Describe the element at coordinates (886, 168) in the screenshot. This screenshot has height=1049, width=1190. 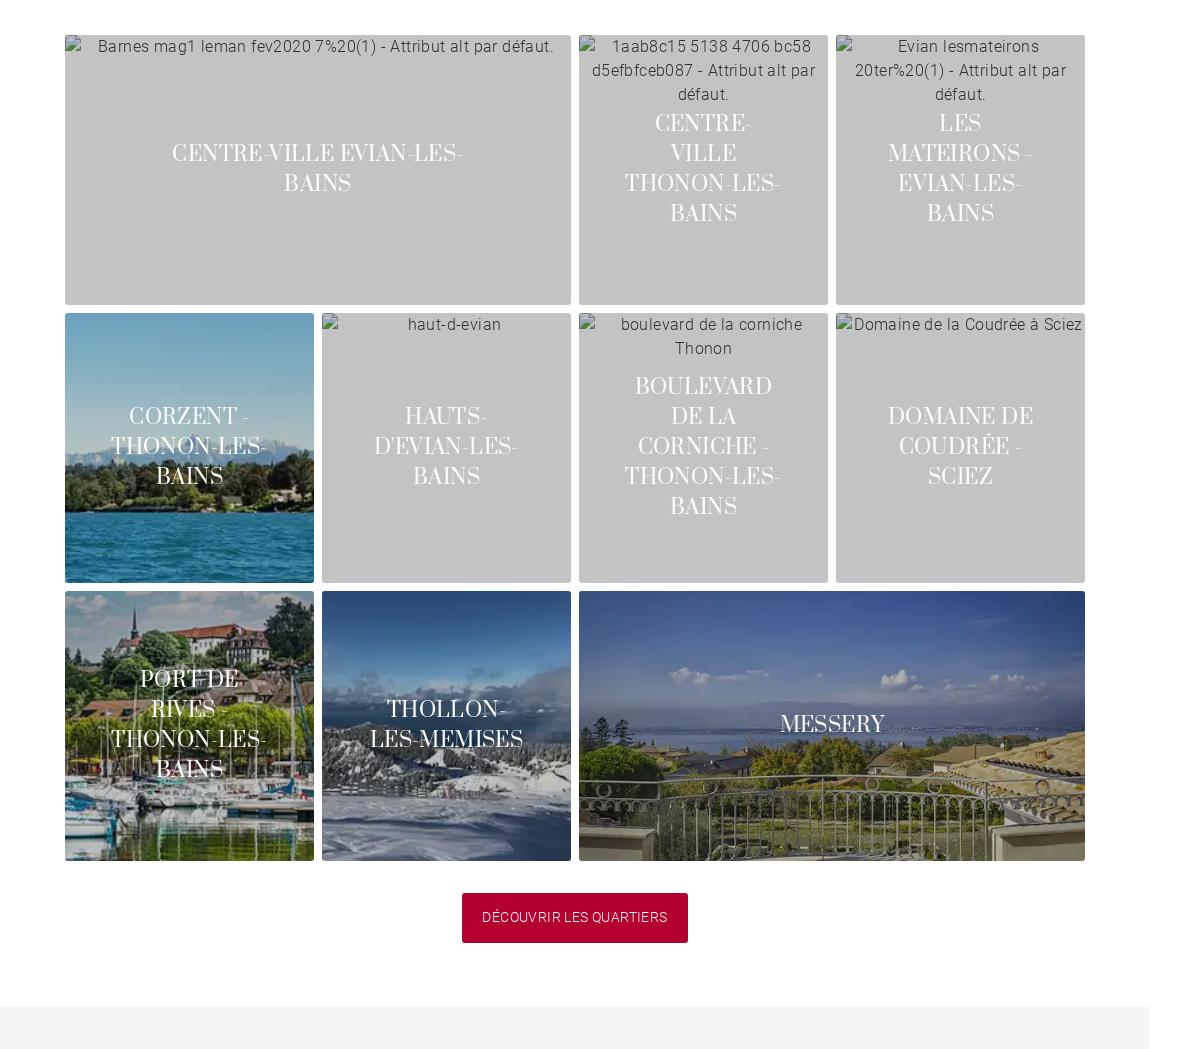
I see `'Les Mateirons - Evian-les-Bains'` at that location.